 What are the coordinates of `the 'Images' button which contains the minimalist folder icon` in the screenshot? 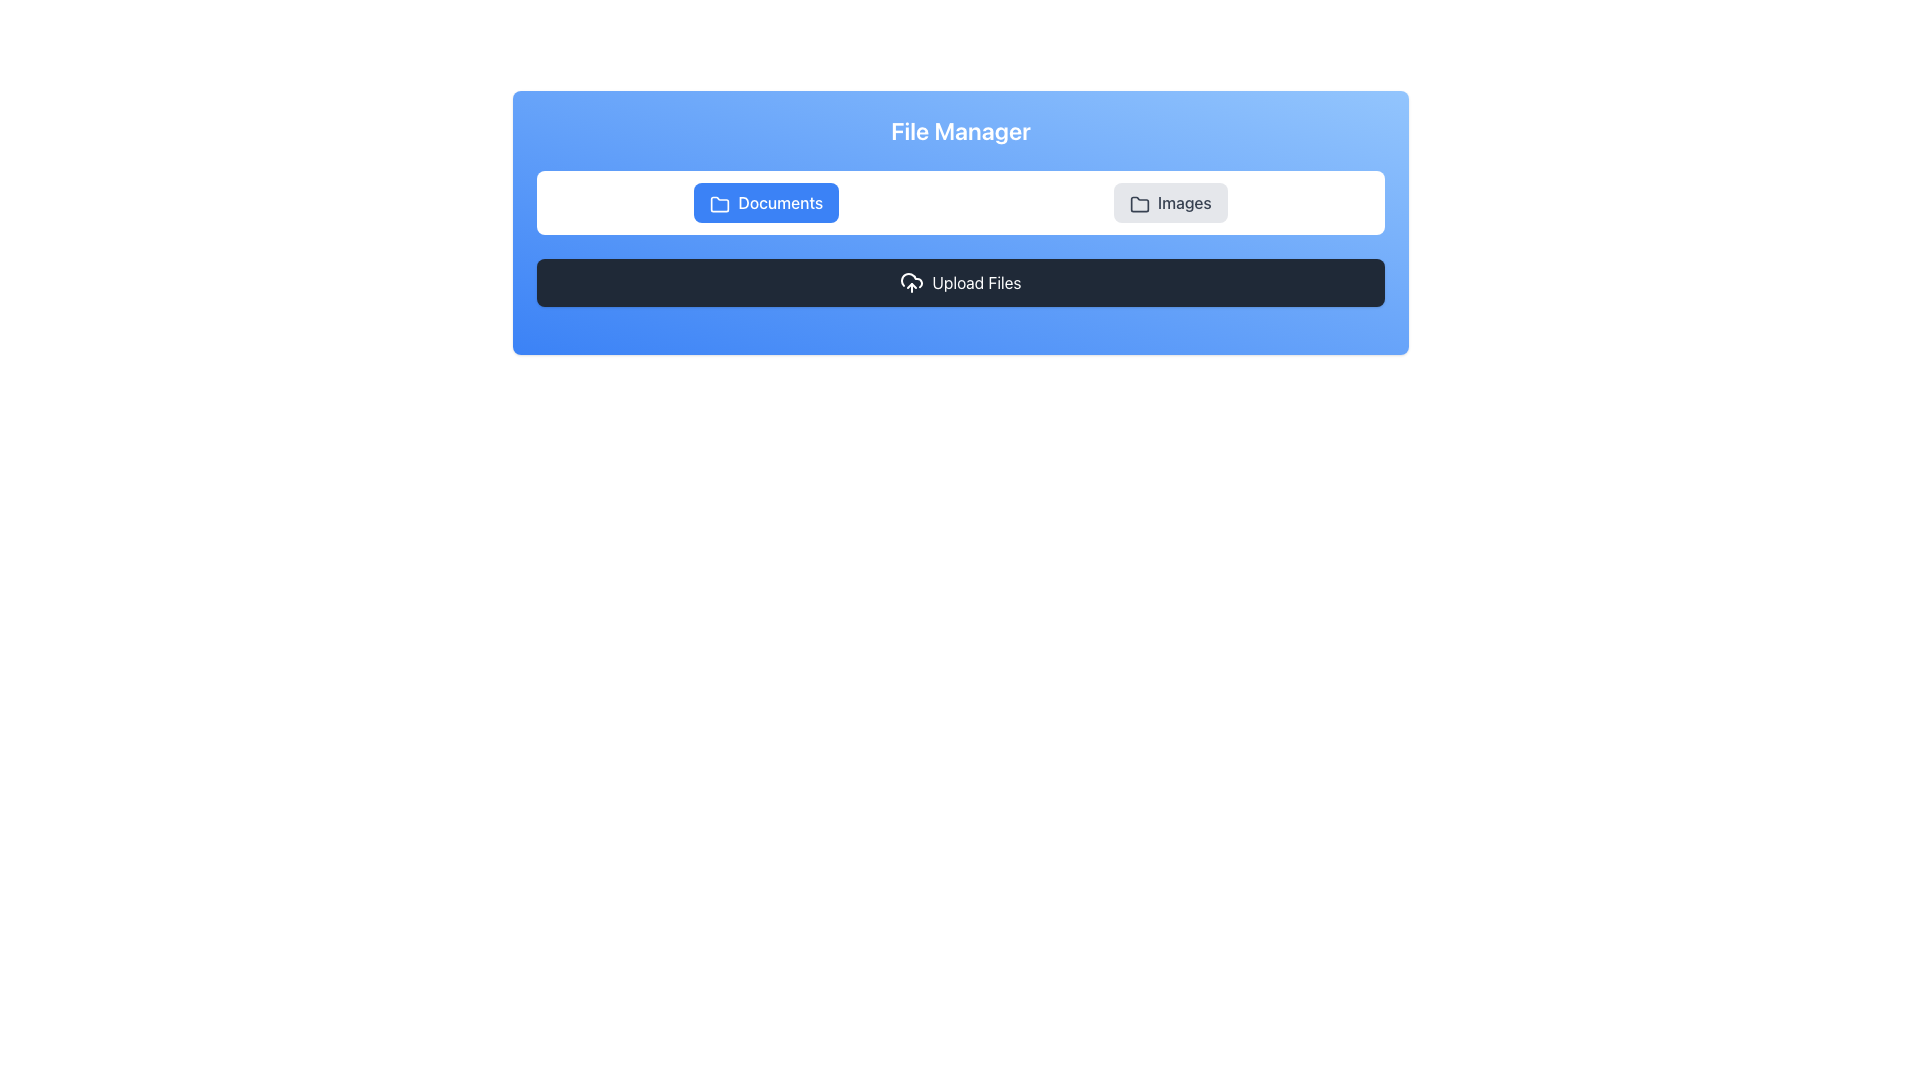 It's located at (1139, 204).